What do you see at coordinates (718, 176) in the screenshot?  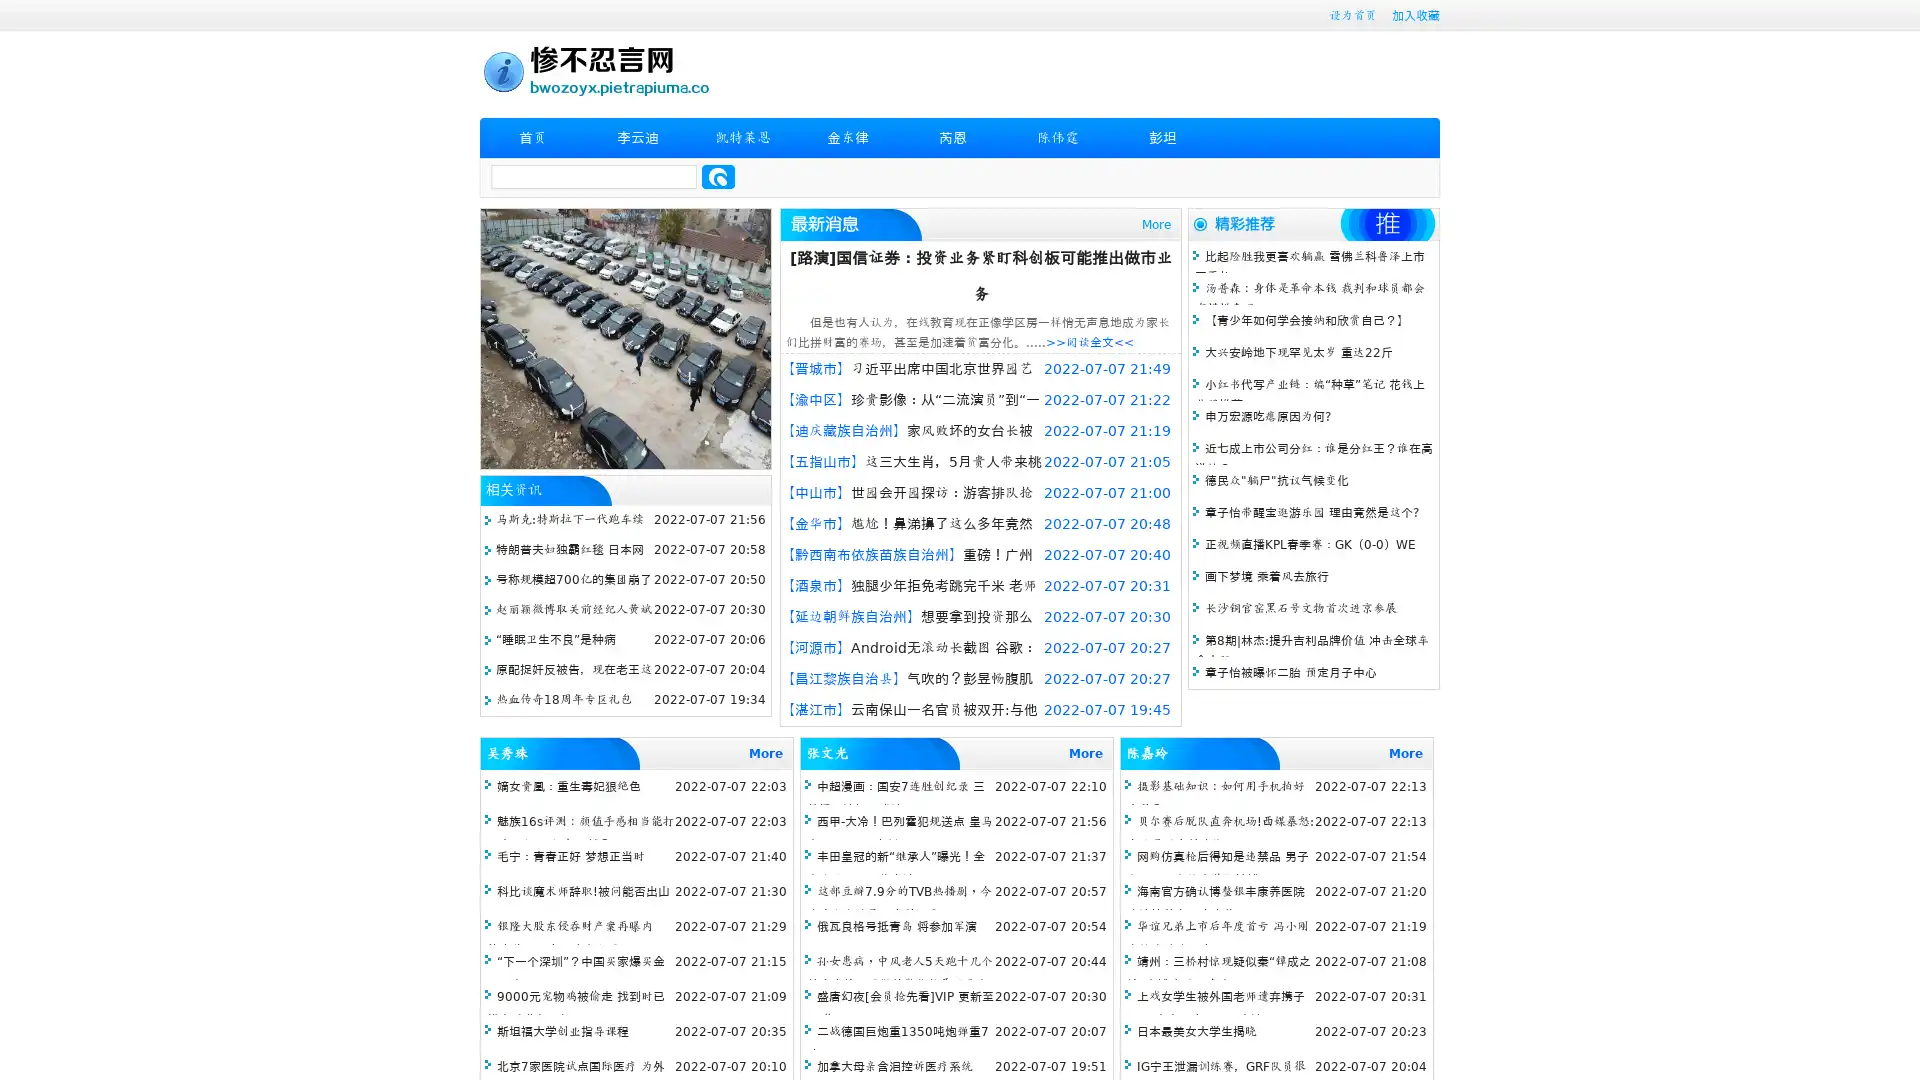 I see `Search` at bounding box center [718, 176].